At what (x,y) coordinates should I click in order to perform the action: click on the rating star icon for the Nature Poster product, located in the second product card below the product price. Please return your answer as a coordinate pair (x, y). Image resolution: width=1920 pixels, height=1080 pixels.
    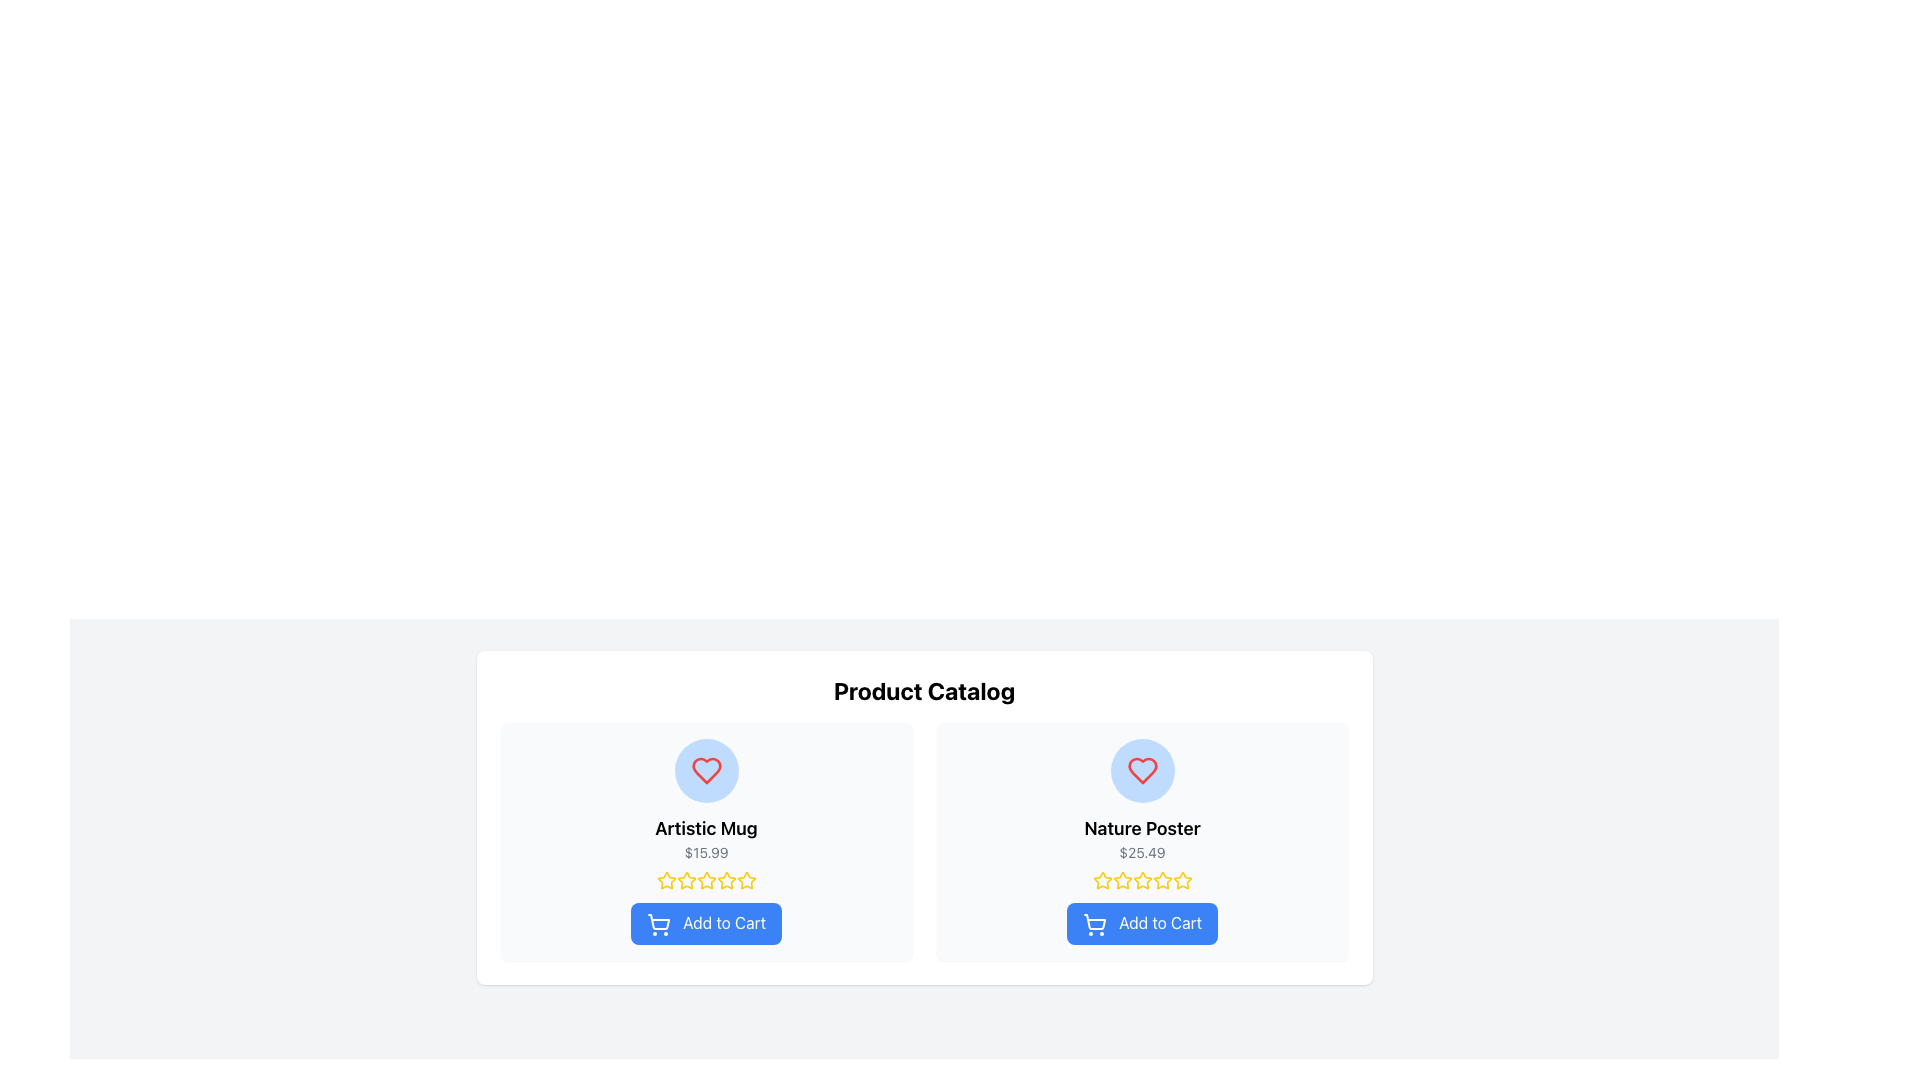
    Looking at the image, I should click on (1101, 879).